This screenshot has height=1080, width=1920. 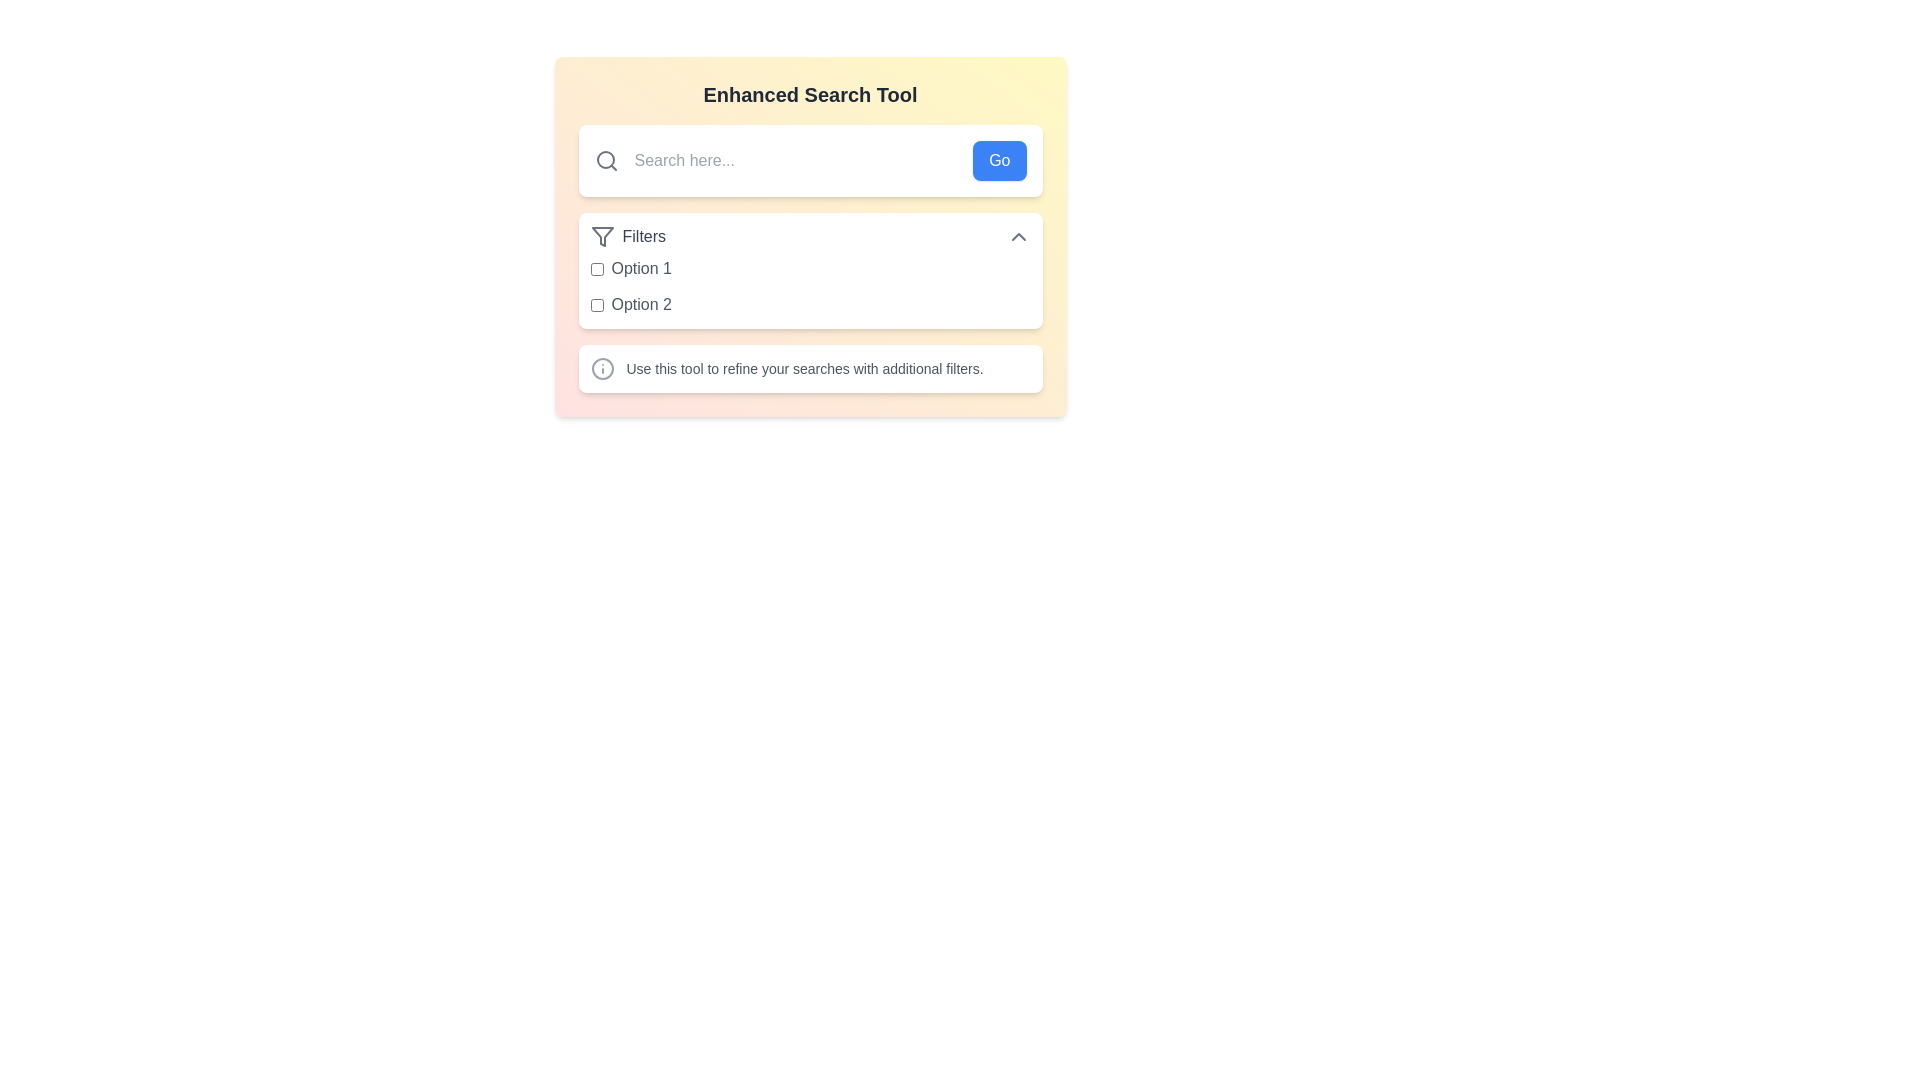 I want to click on the text label displaying 'Option 1' in gray color, which is styled with a clean, sans-serif font and positioned to the right of a checkbox, so click(x=641, y=268).